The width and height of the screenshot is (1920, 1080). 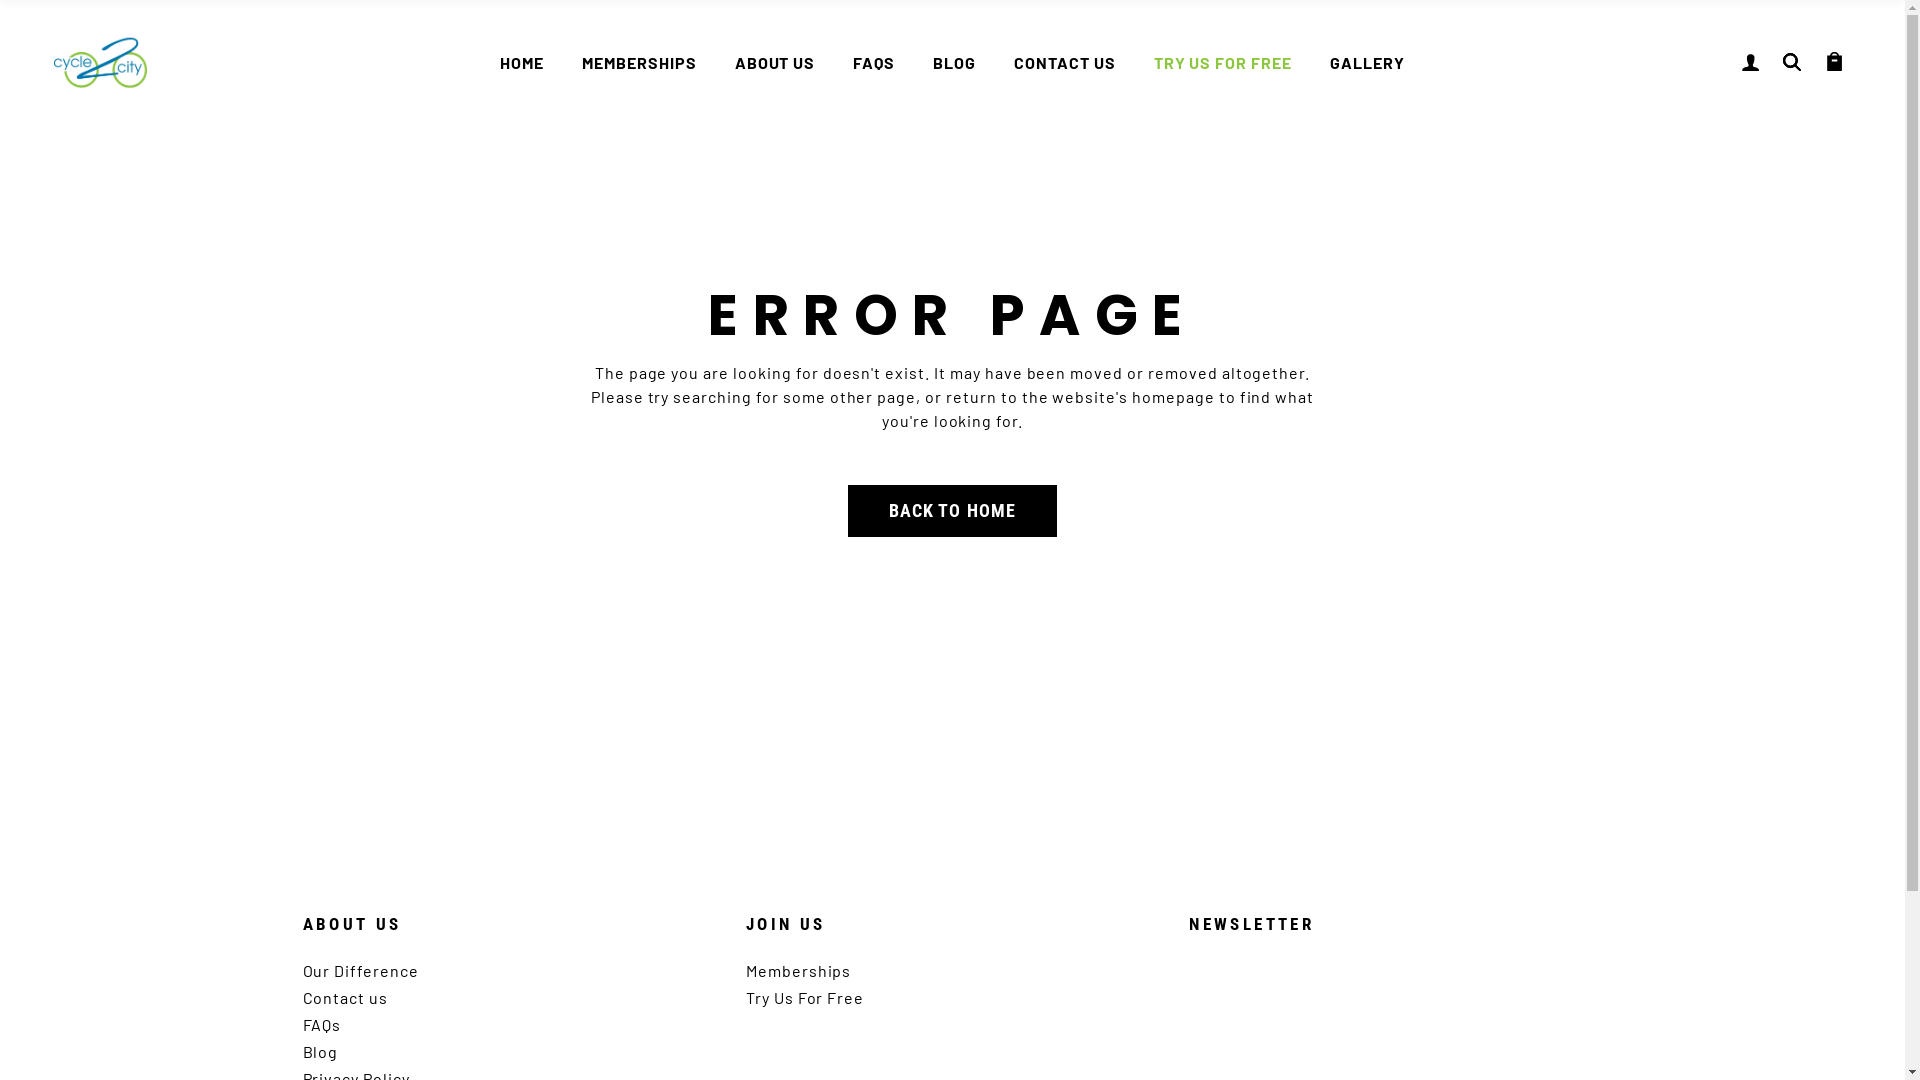 I want to click on 'Our Difference', so click(x=360, y=969).